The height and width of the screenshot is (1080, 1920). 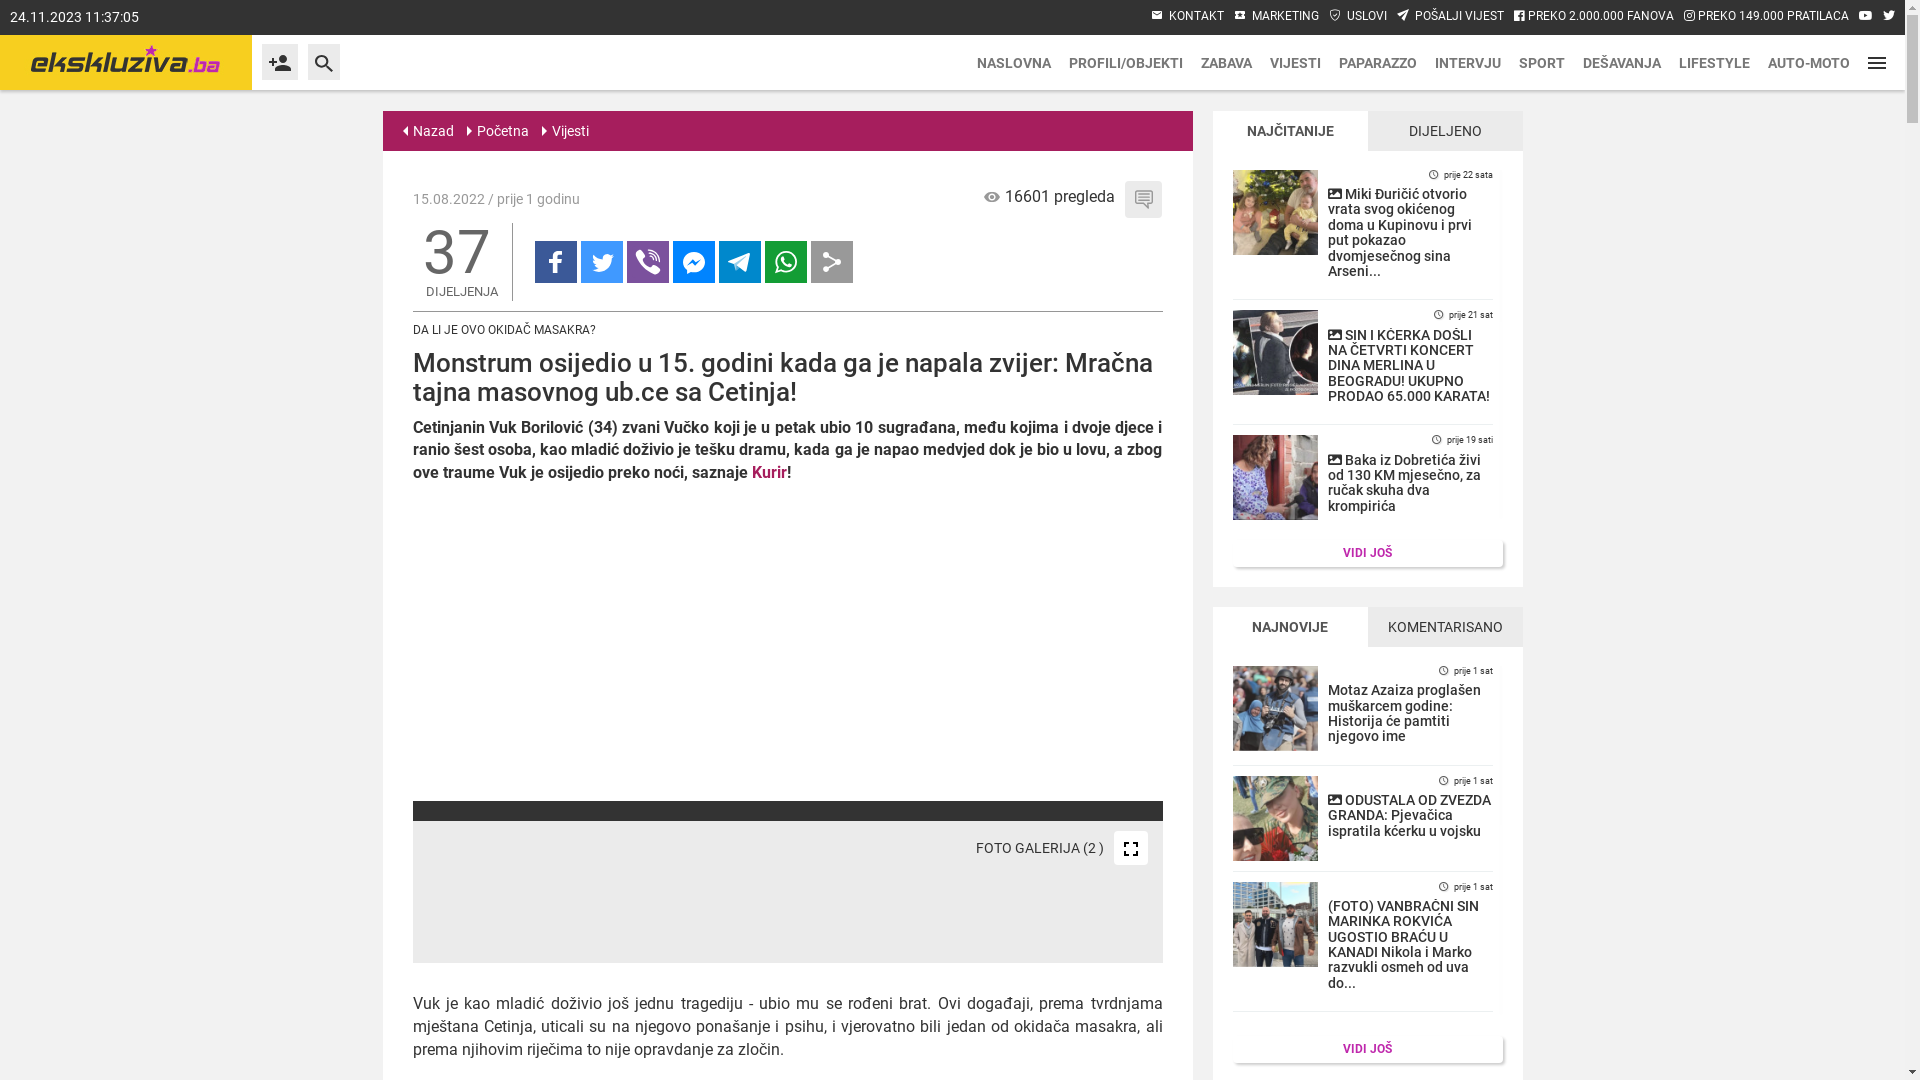 What do you see at coordinates (1295, 61) in the screenshot?
I see `'VIJESTI'` at bounding box center [1295, 61].